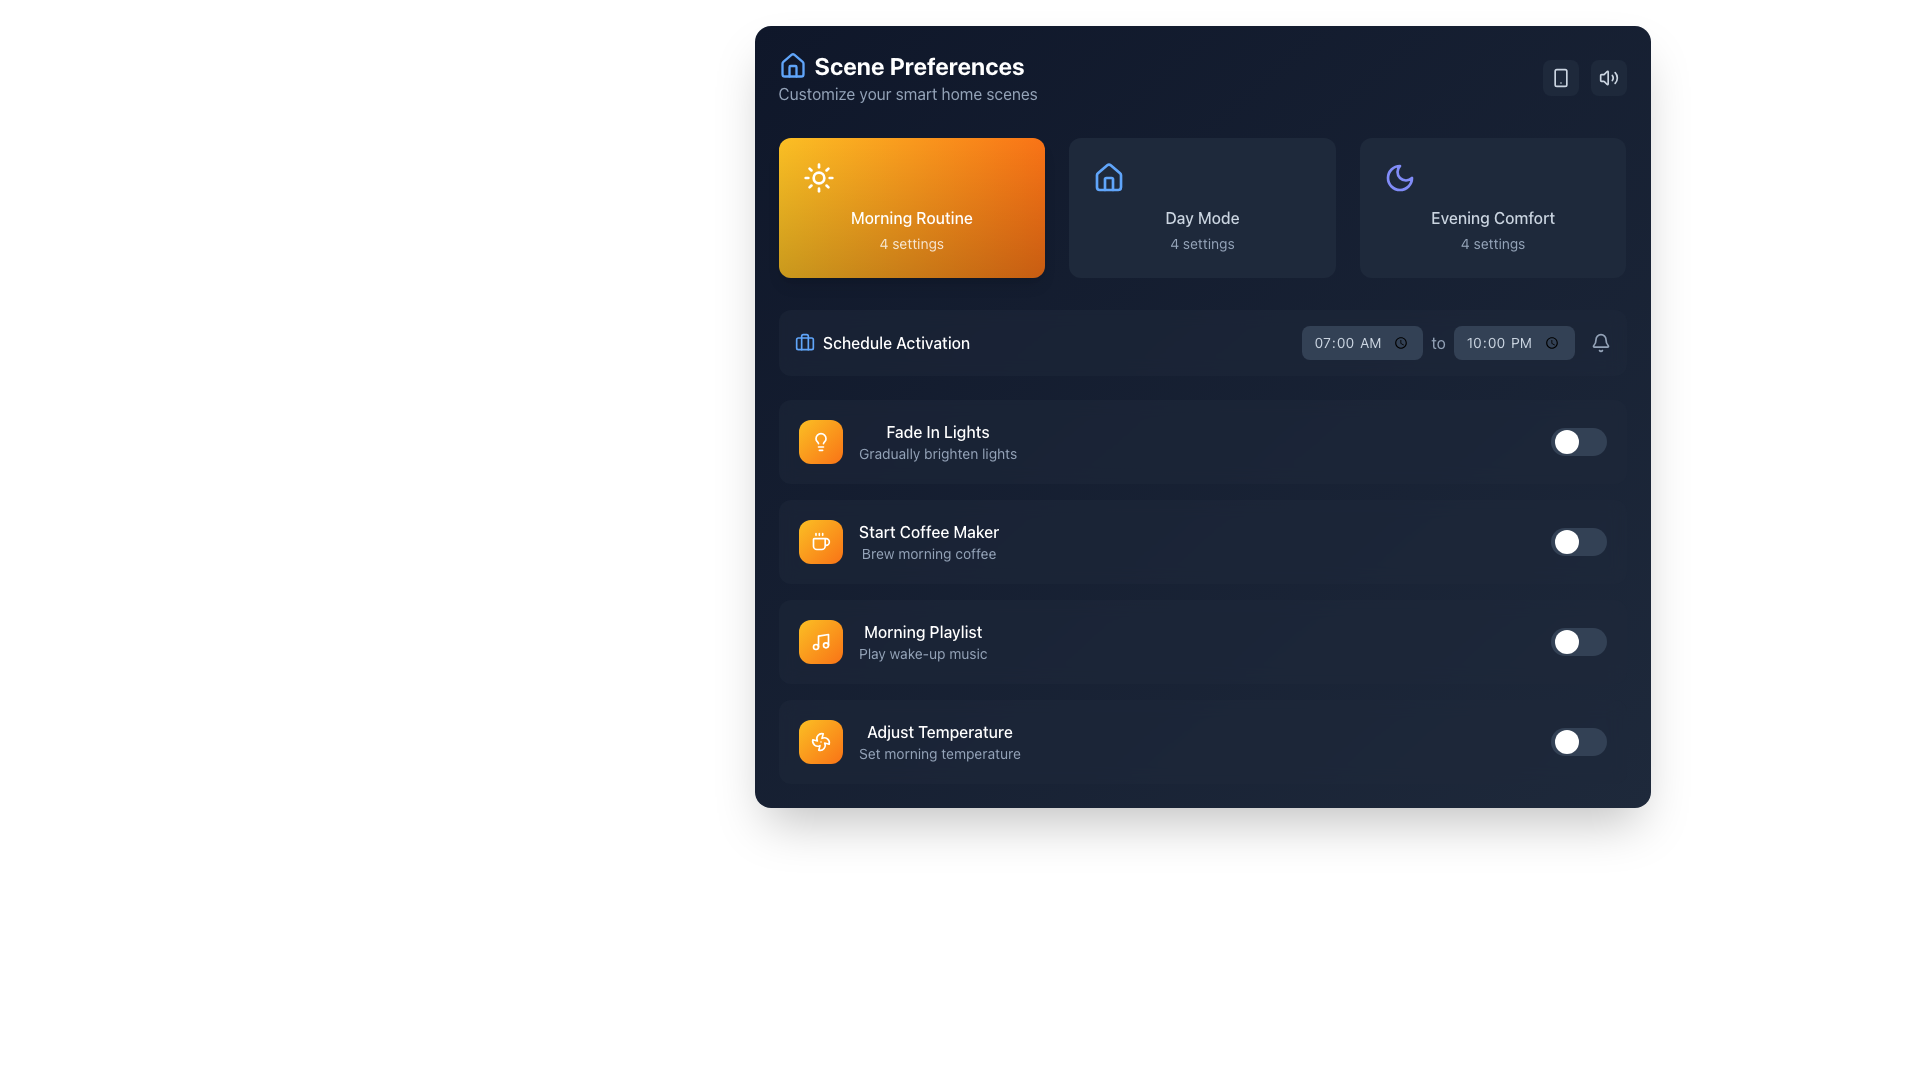 The height and width of the screenshot is (1080, 1920). I want to click on the toggle switch for the 'Morning Playlist' setting, which is the third item in the 'Scene Preferences' section, positioned between 'Start Coffee Maker' and 'Adjust Temperature', so click(1201, 641).